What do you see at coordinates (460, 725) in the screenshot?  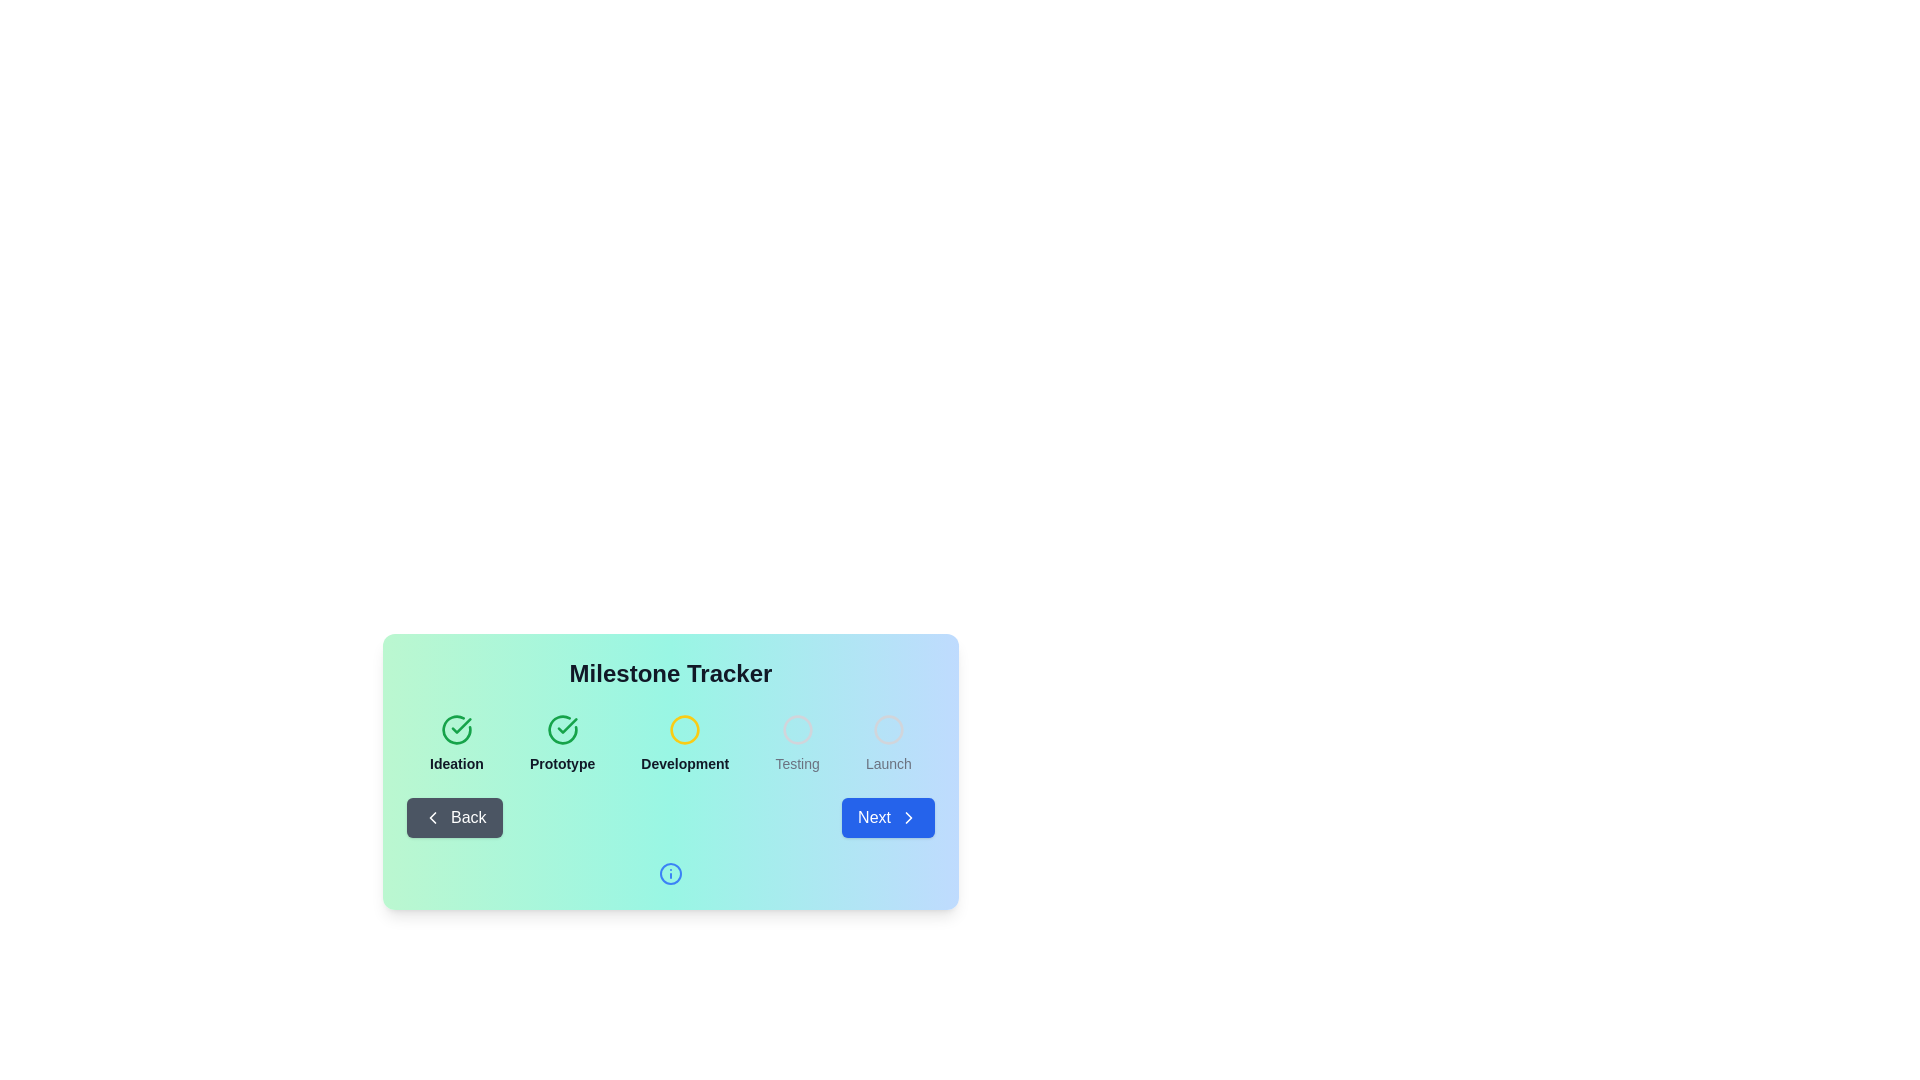 I see `the status of the green checkmark icon located in the 'Prototype' section of the milestone tracker interface, positioned between the 'Ideation' and 'Development' sections` at bounding box center [460, 725].